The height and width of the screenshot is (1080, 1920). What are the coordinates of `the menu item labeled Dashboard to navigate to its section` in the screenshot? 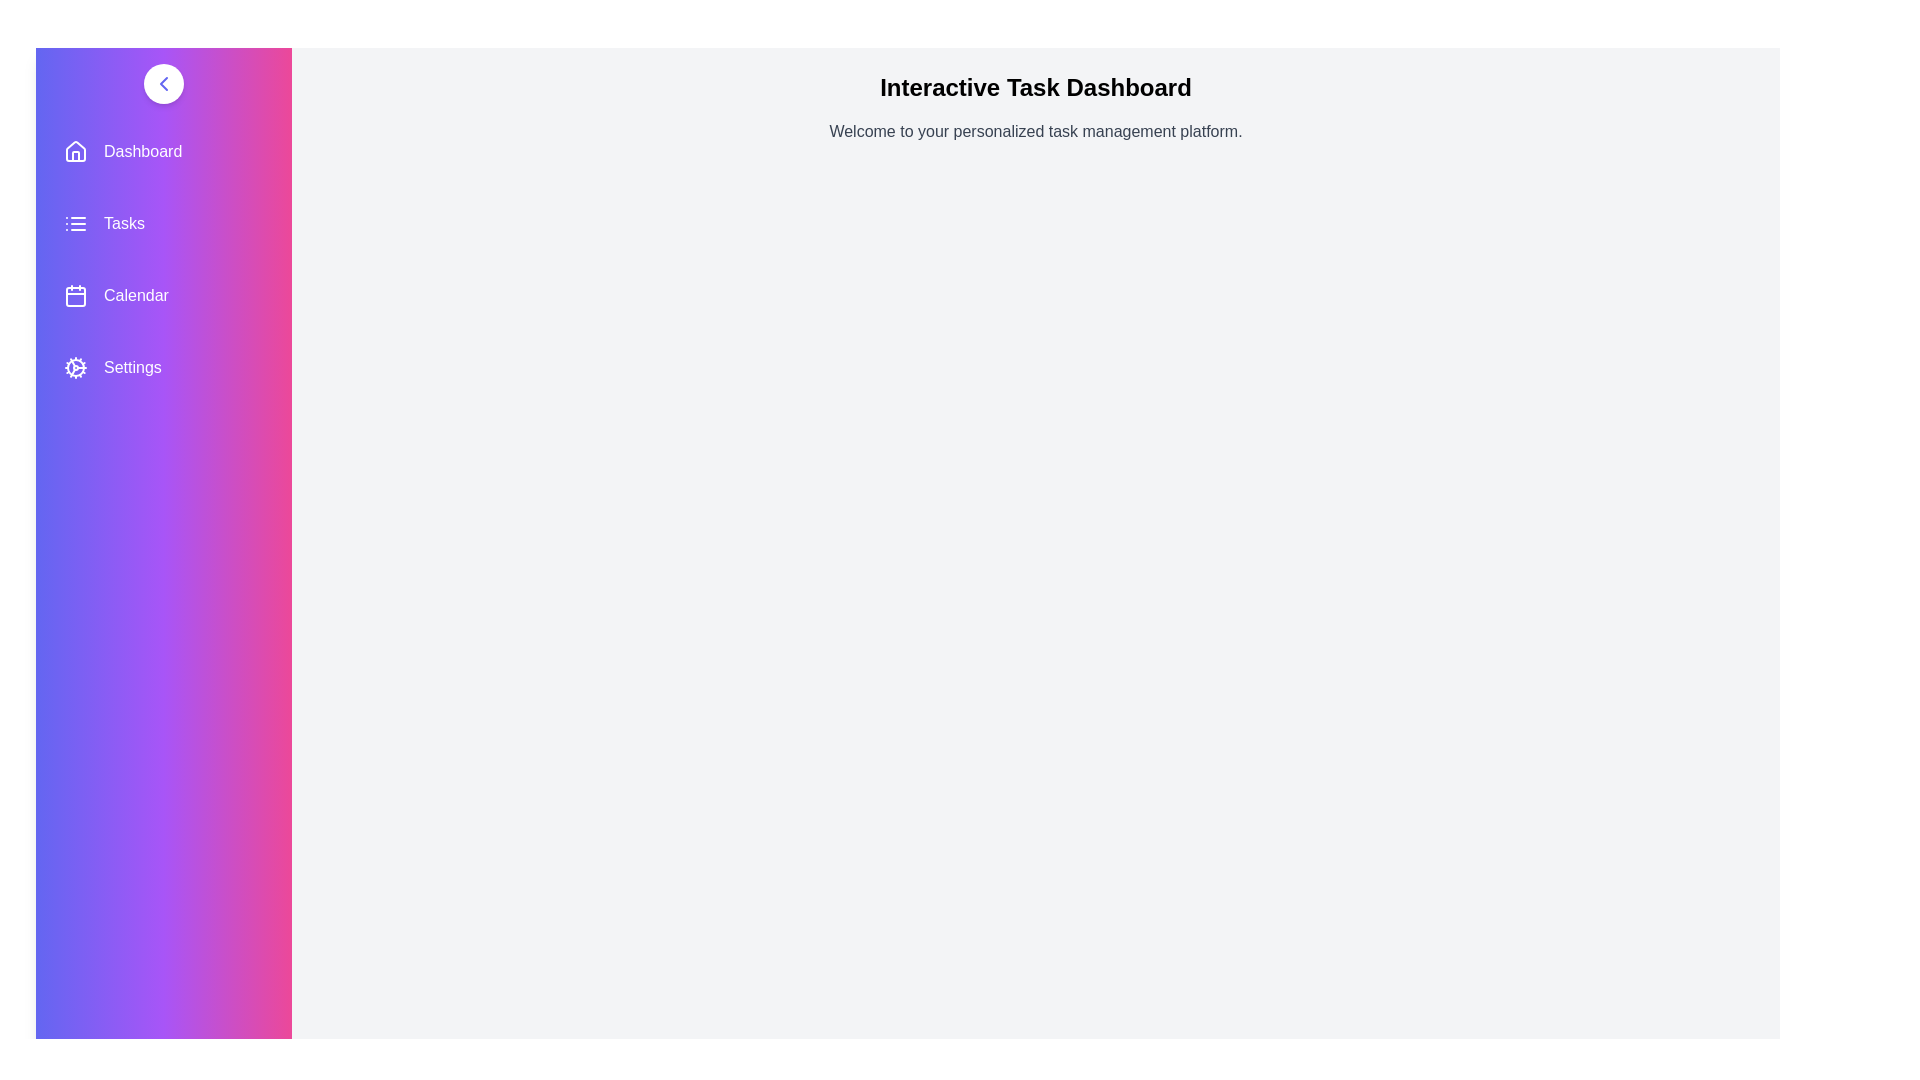 It's located at (163, 150).